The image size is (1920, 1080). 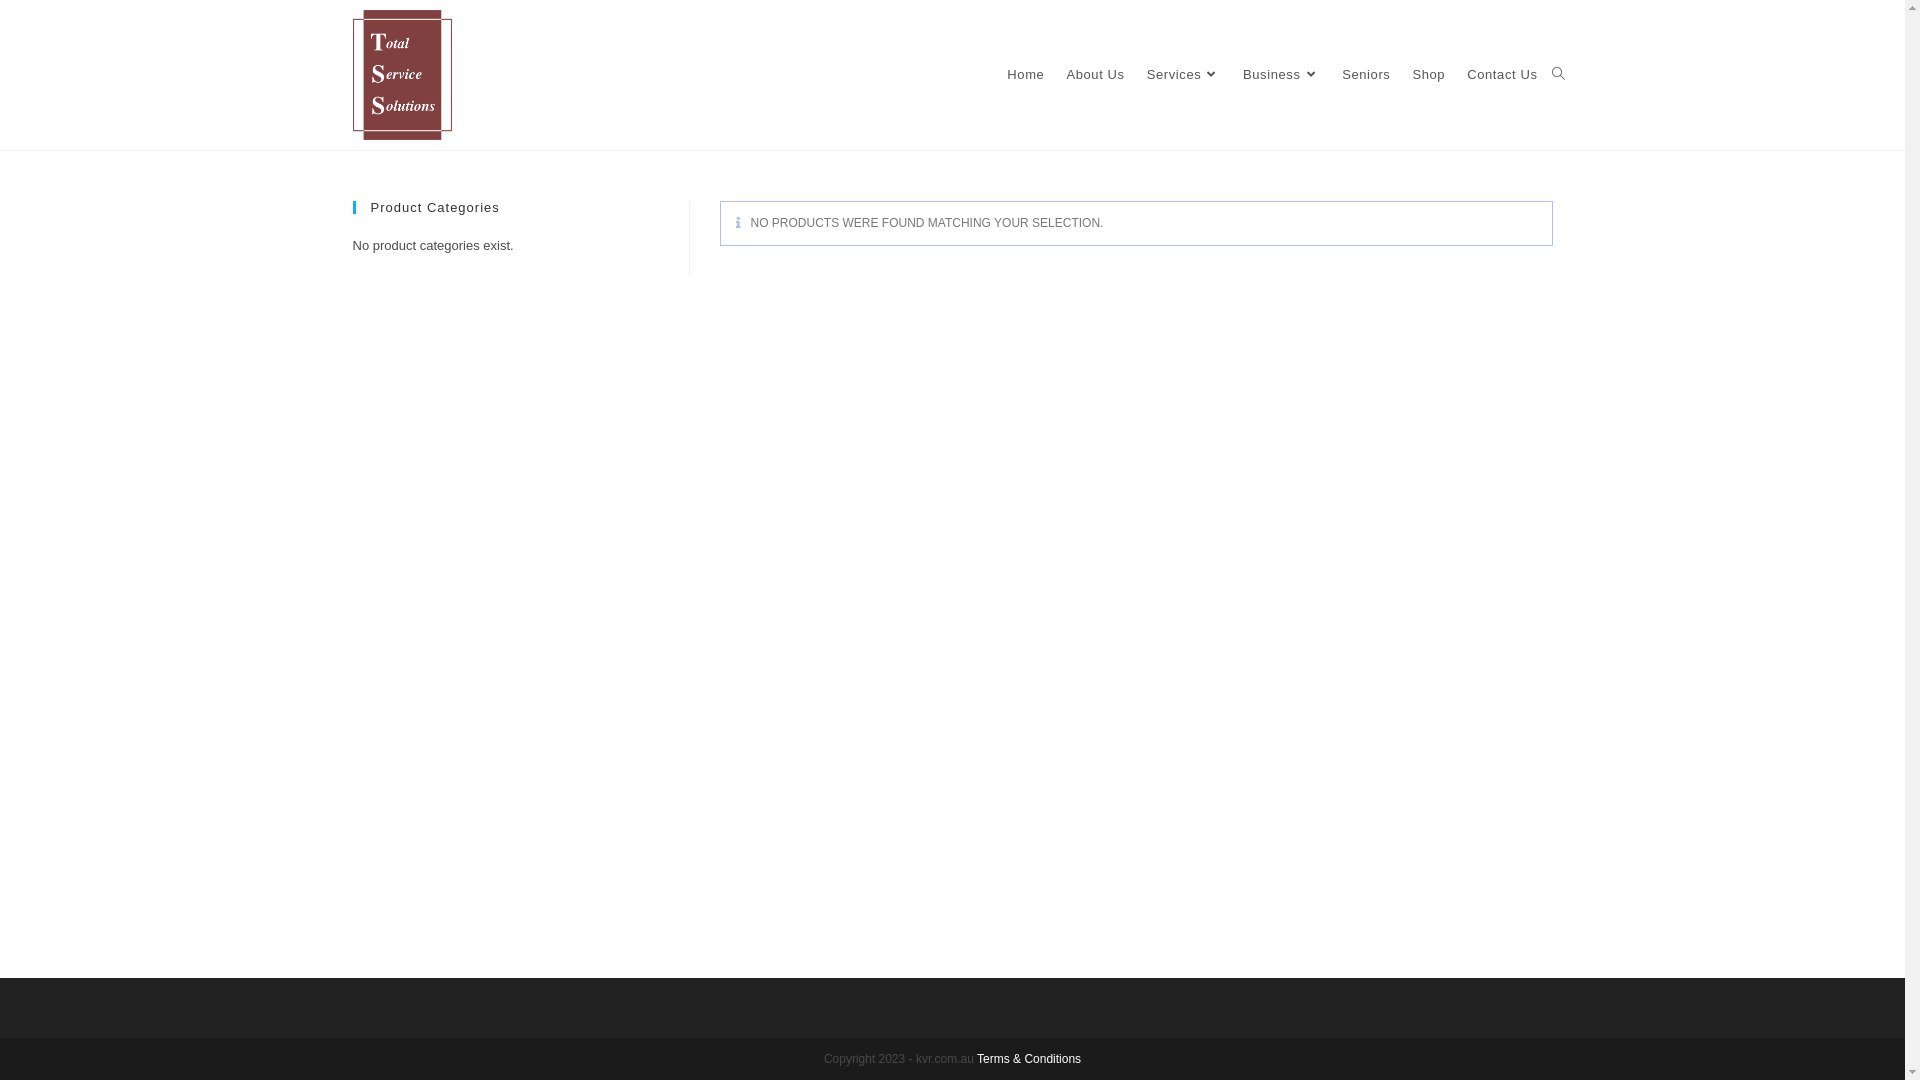 What do you see at coordinates (1028, 1058) in the screenshot?
I see `'Terms & Conditions'` at bounding box center [1028, 1058].